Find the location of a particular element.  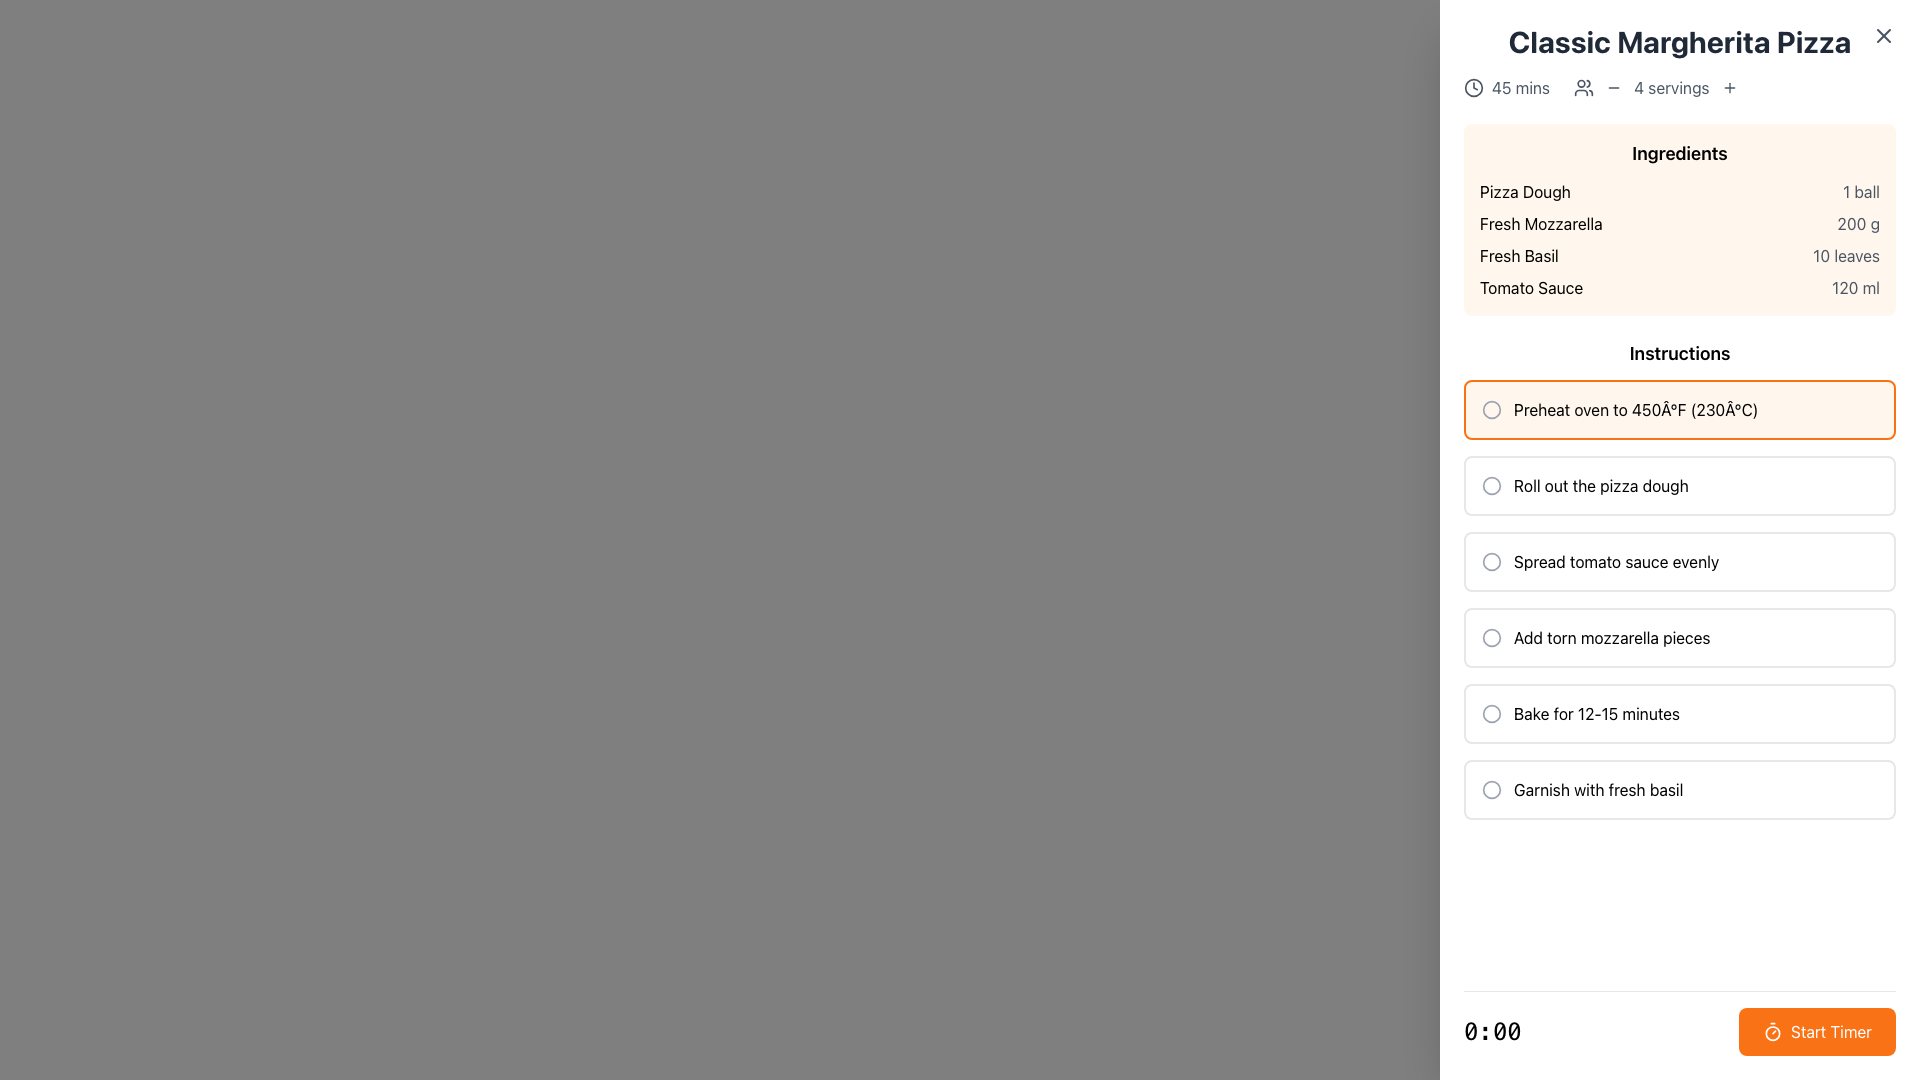

the center of the fifth list item in the 'Instructions' section that guides the user to 'Bake for 12-15 minutes' is located at coordinates (1680, 712).